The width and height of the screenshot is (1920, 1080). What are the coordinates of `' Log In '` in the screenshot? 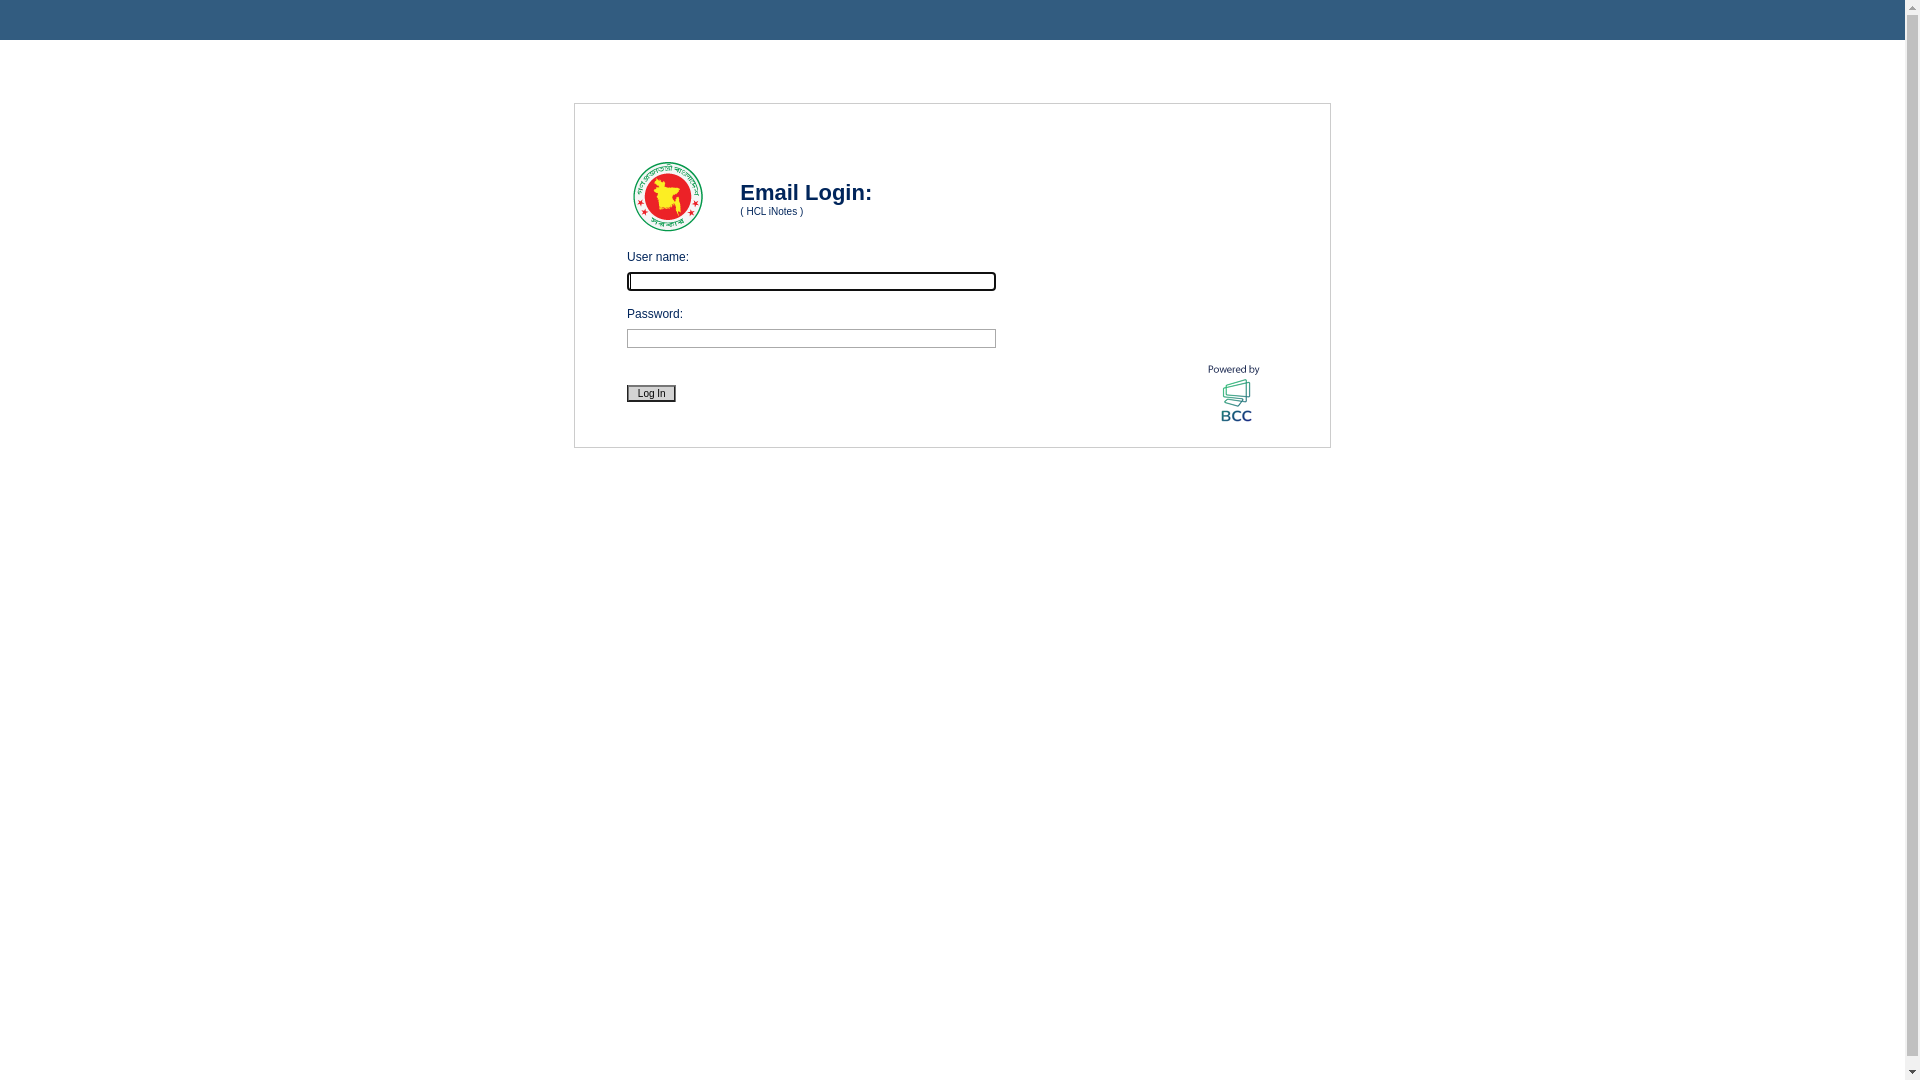 It's located at (626, 393).